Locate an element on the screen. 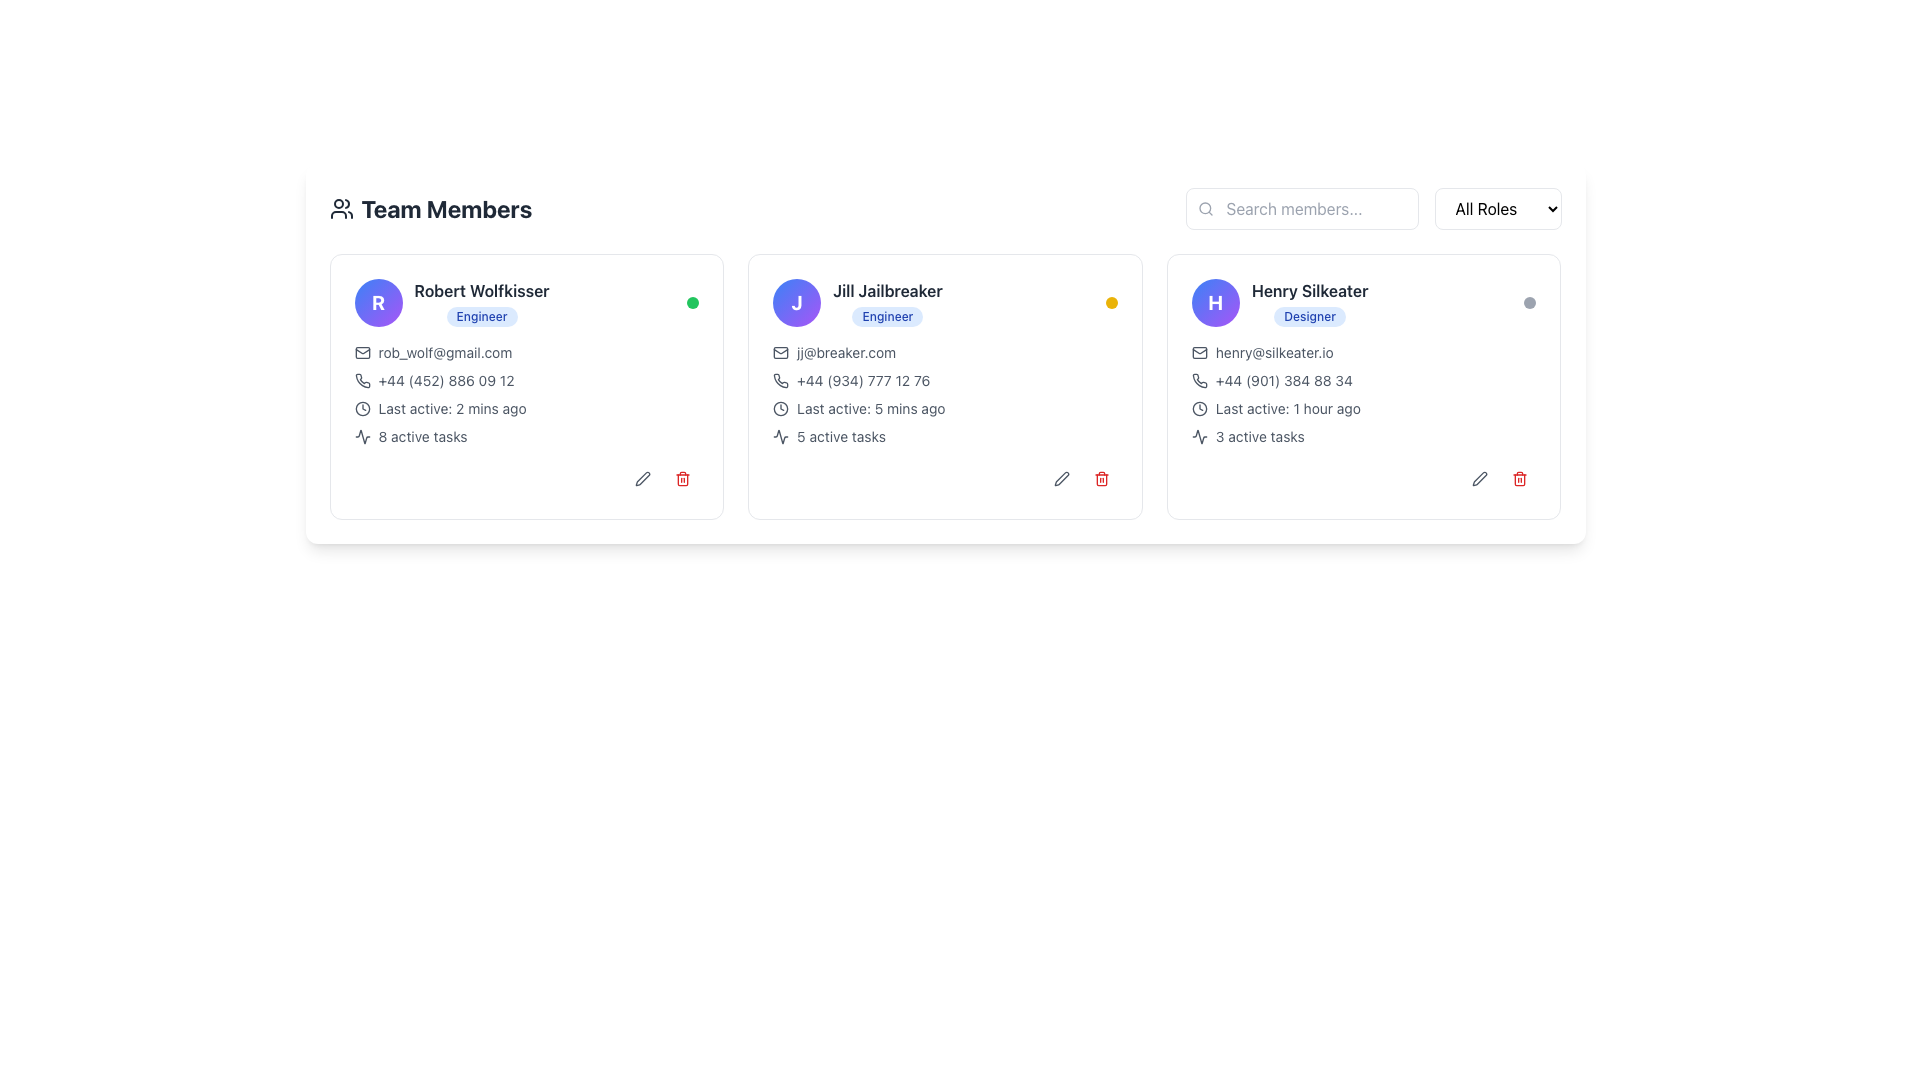  the decorative icon positioned to the left of the 'Team Members' header, which visually indicates the section's context is located at coordinates (341, 208).